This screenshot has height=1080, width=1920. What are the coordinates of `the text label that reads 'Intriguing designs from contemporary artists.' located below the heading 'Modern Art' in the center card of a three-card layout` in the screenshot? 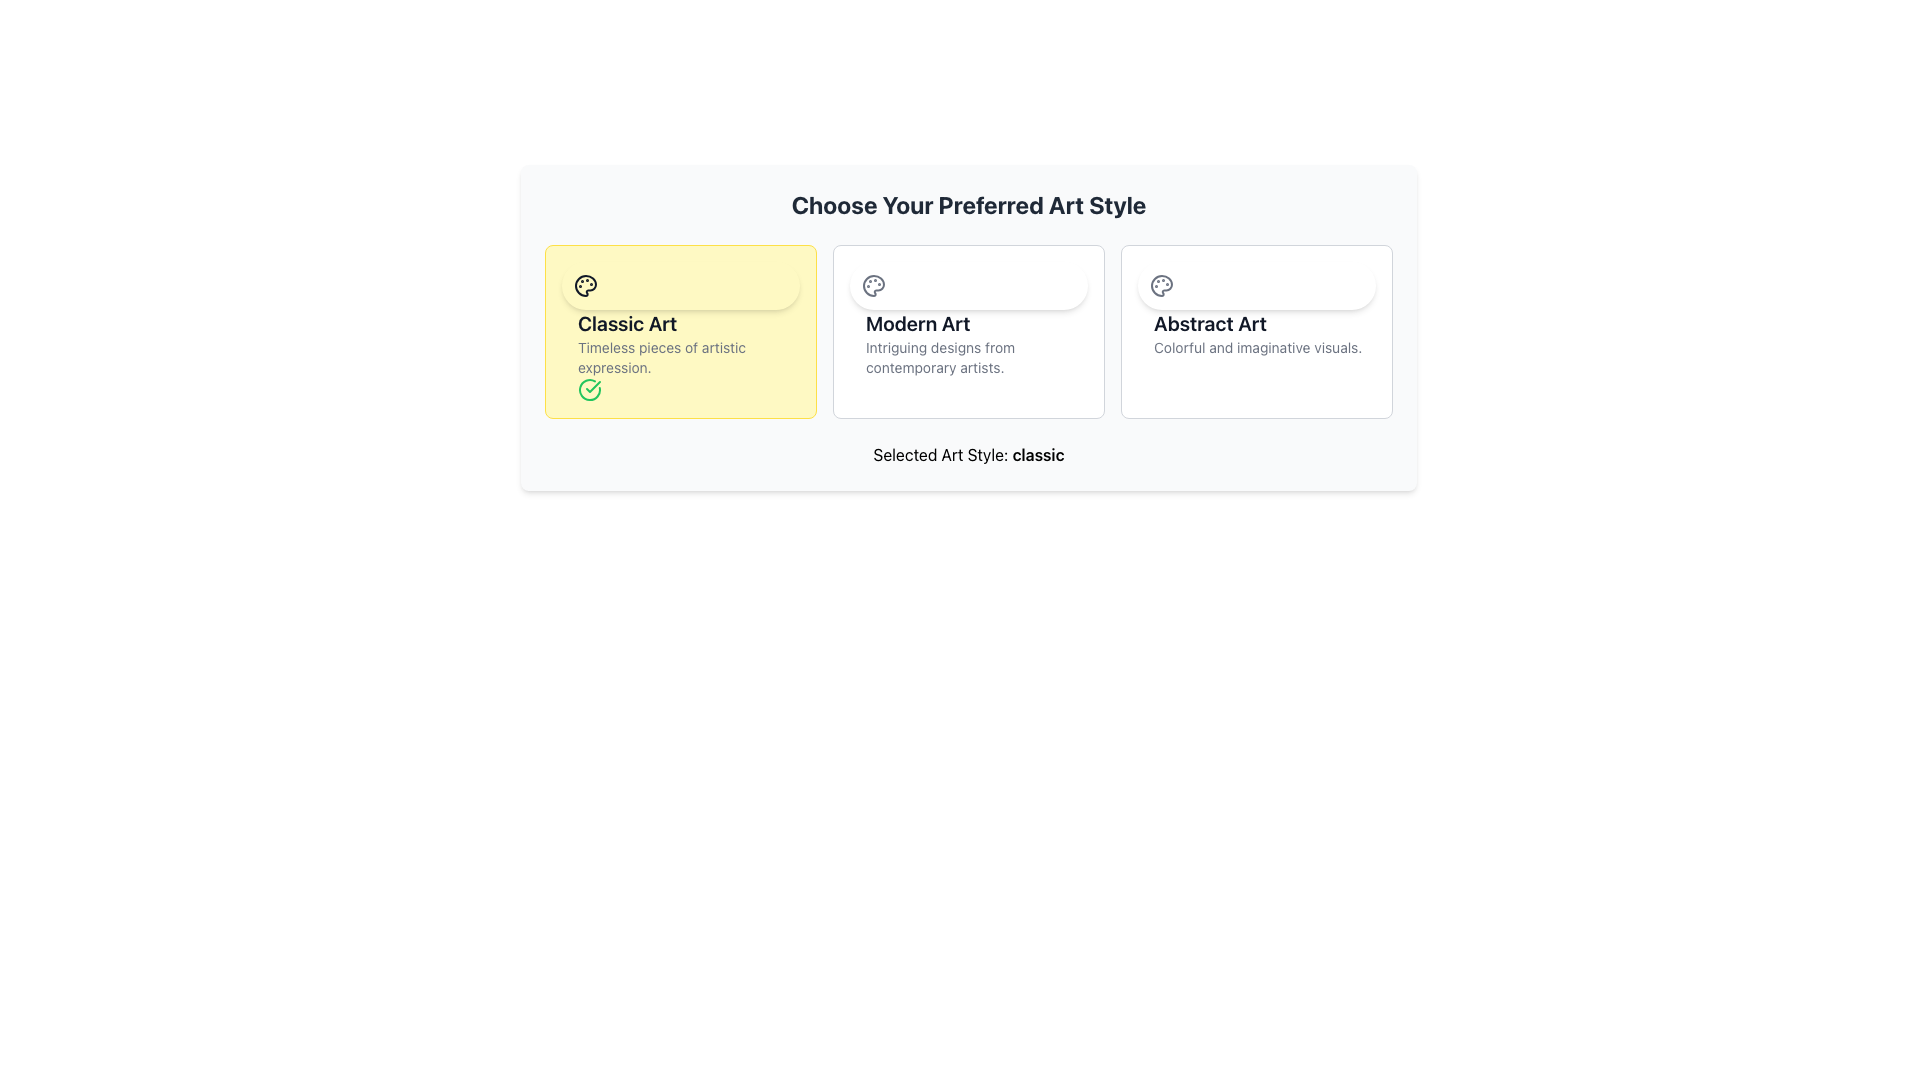 It's located at (977, 357).